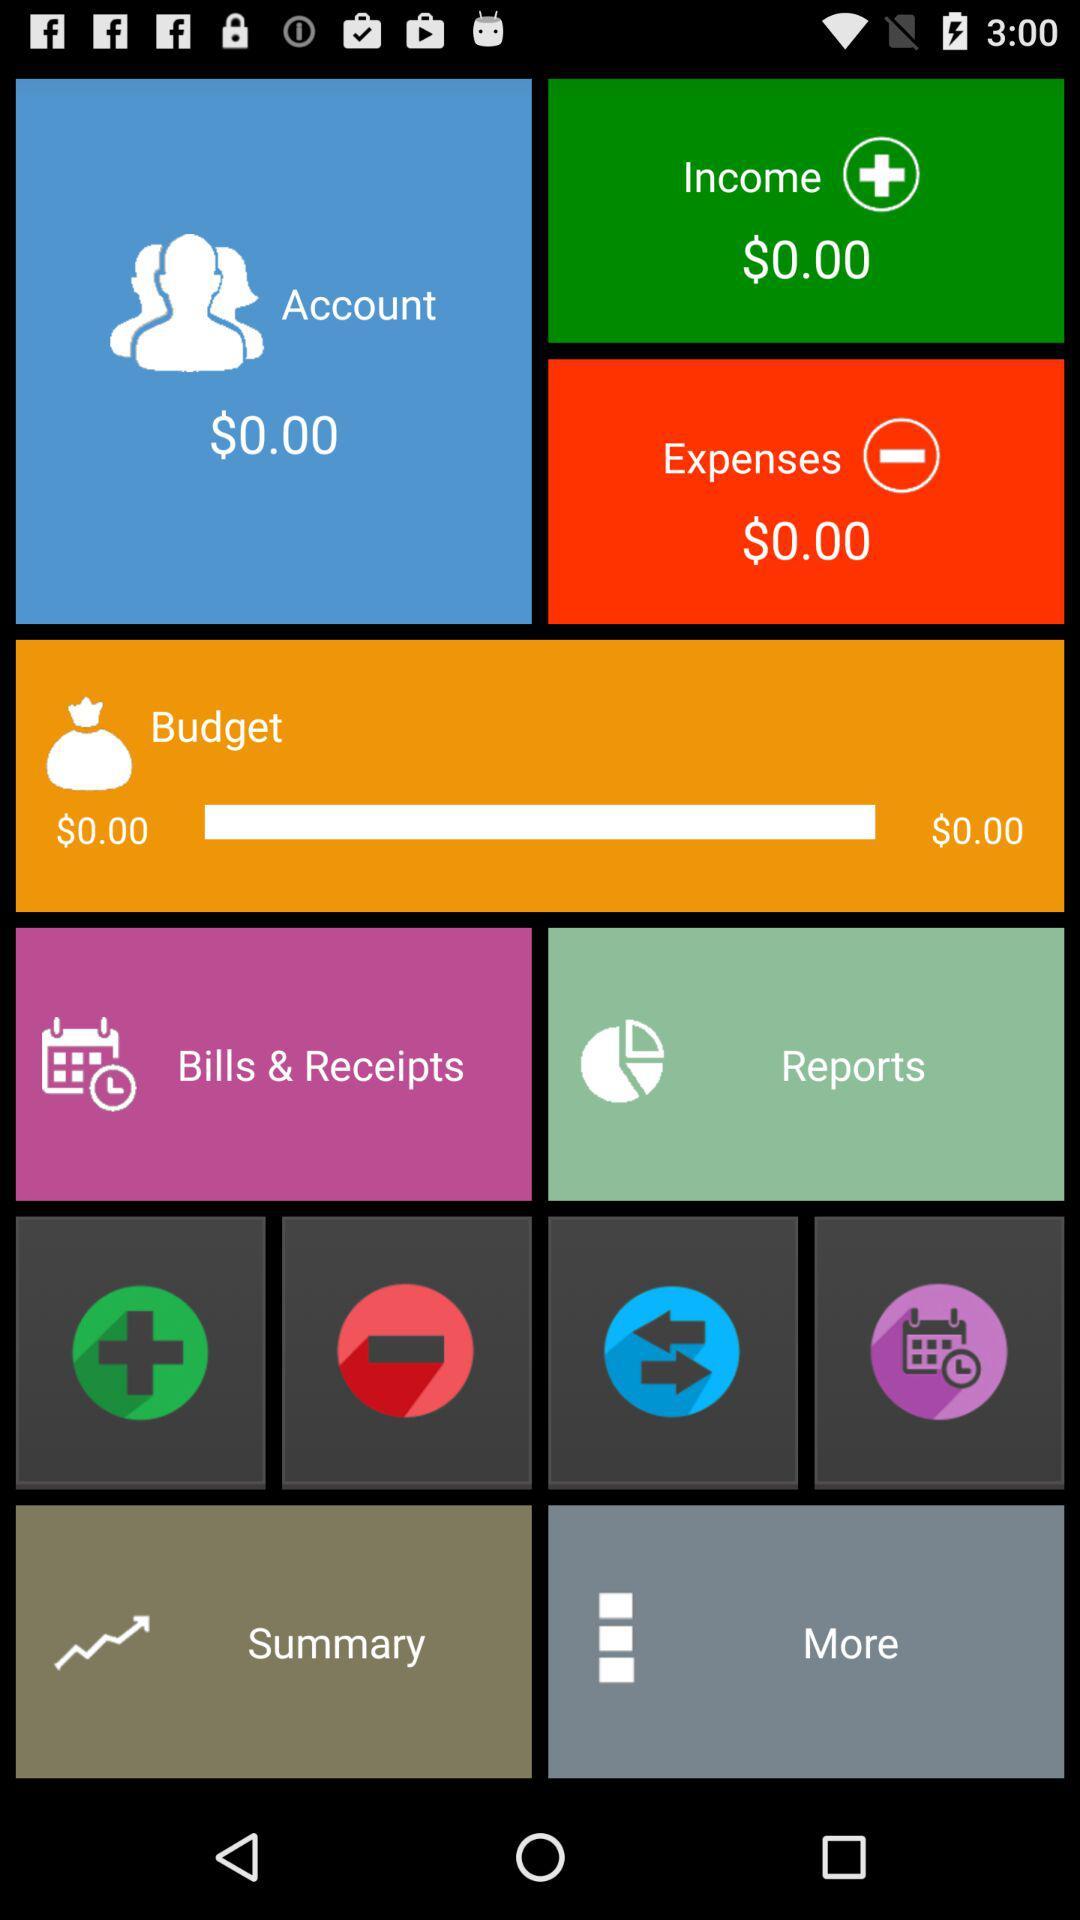 The image size is (1080, 1920). I want to click on item to the left of reports, so click(273, 1063).